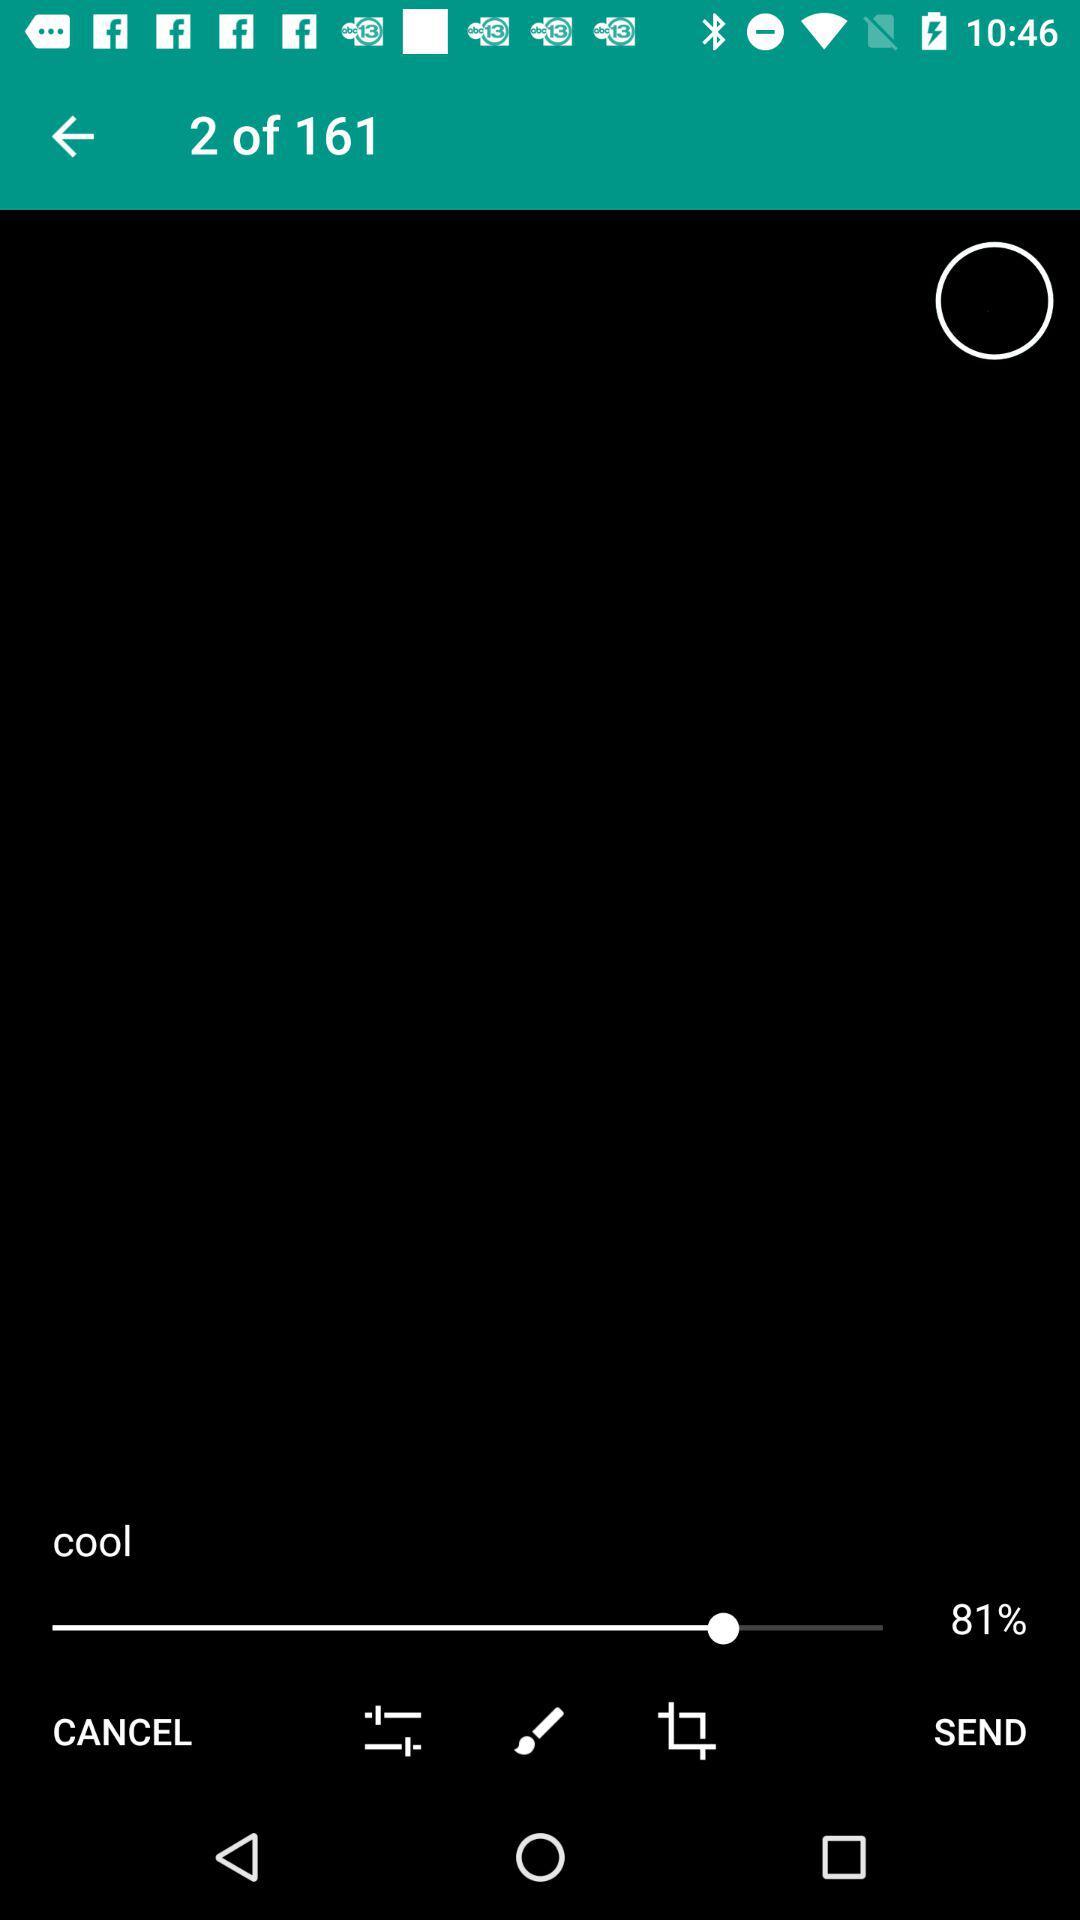 The height and width of the screenshot is (1920, 1080). I want to click on settings function, so click(393, 1730).